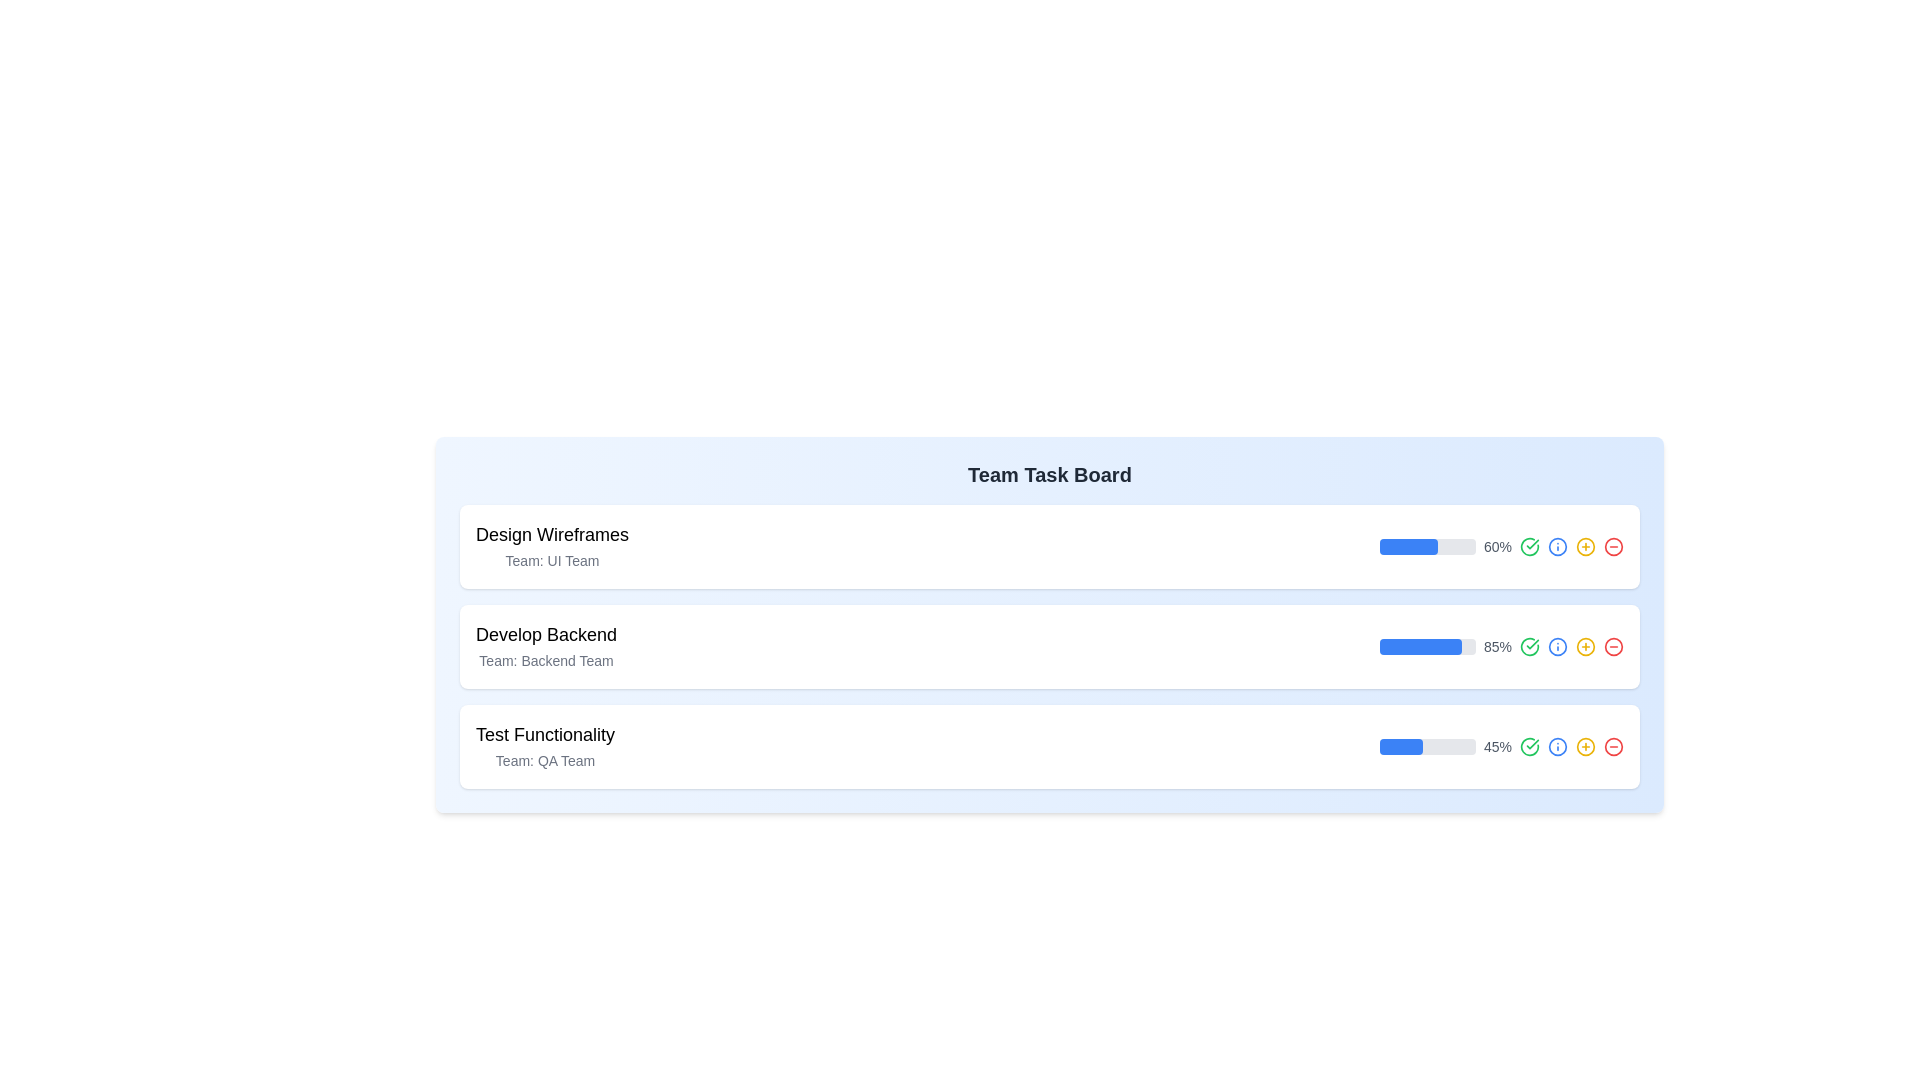 The image size is (1920, 1080). Describe the element at coordinates (546, 647) in the screenshot. I see `text displayed in the text block titled 'Develop Backend' with the subtitle 'Team: Backend Team', located in the middle card of a vertical list of cards` at that location.